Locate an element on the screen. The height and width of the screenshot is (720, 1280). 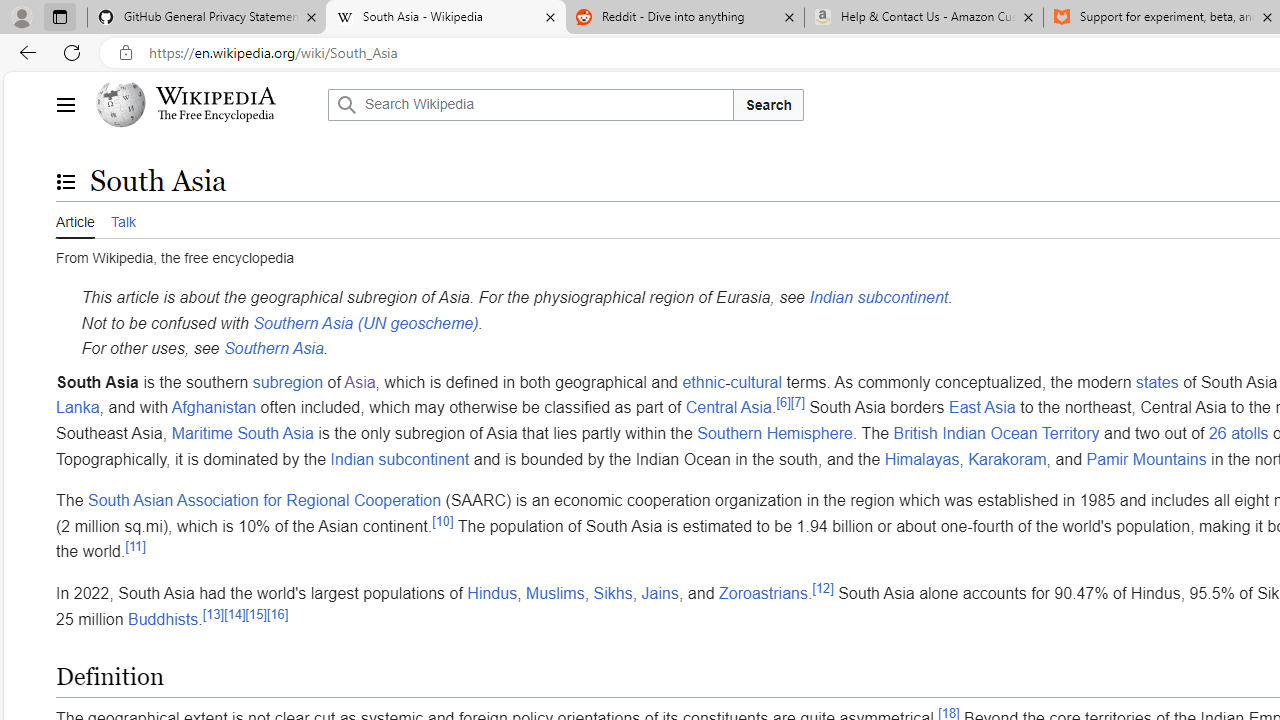
'[7]' is located at coordinates (796, 403).